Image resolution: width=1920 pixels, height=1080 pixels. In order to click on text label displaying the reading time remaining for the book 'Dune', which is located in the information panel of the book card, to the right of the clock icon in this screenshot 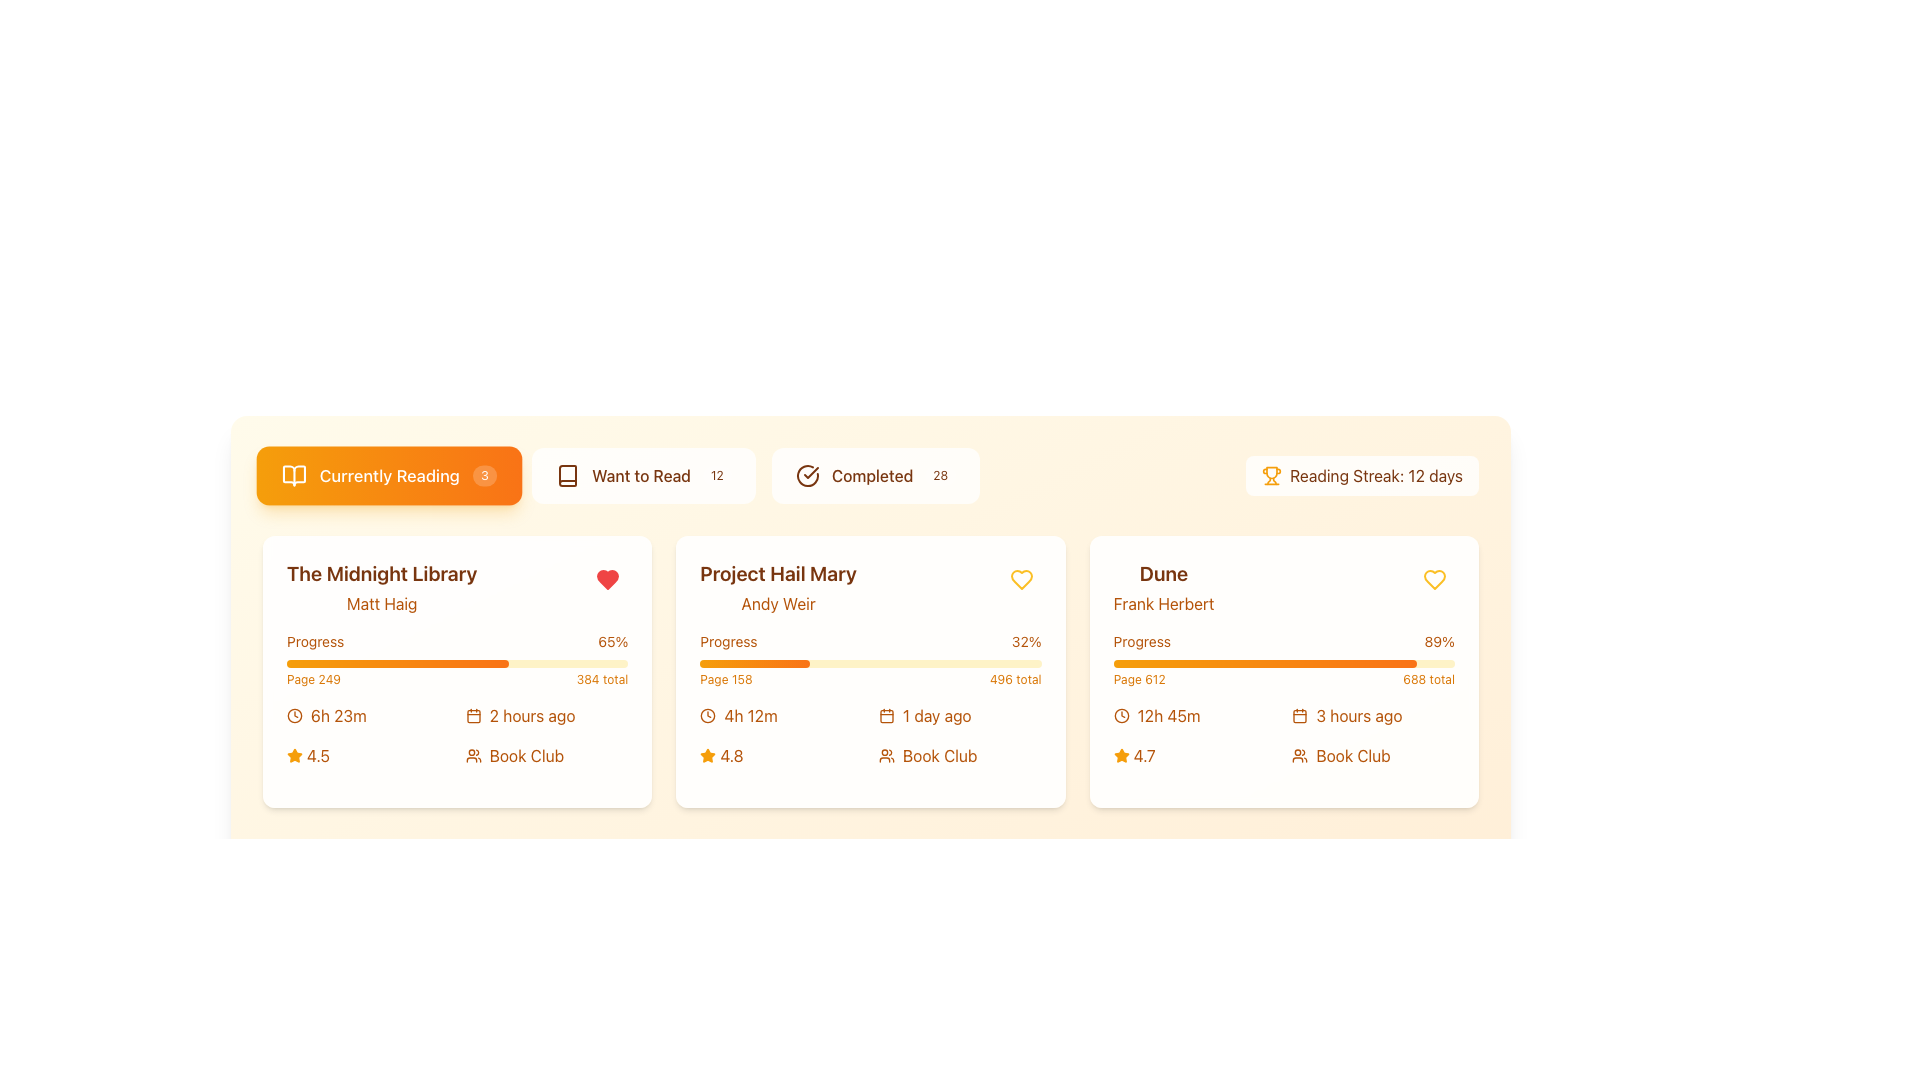, I will do `click(1169, 715)`.